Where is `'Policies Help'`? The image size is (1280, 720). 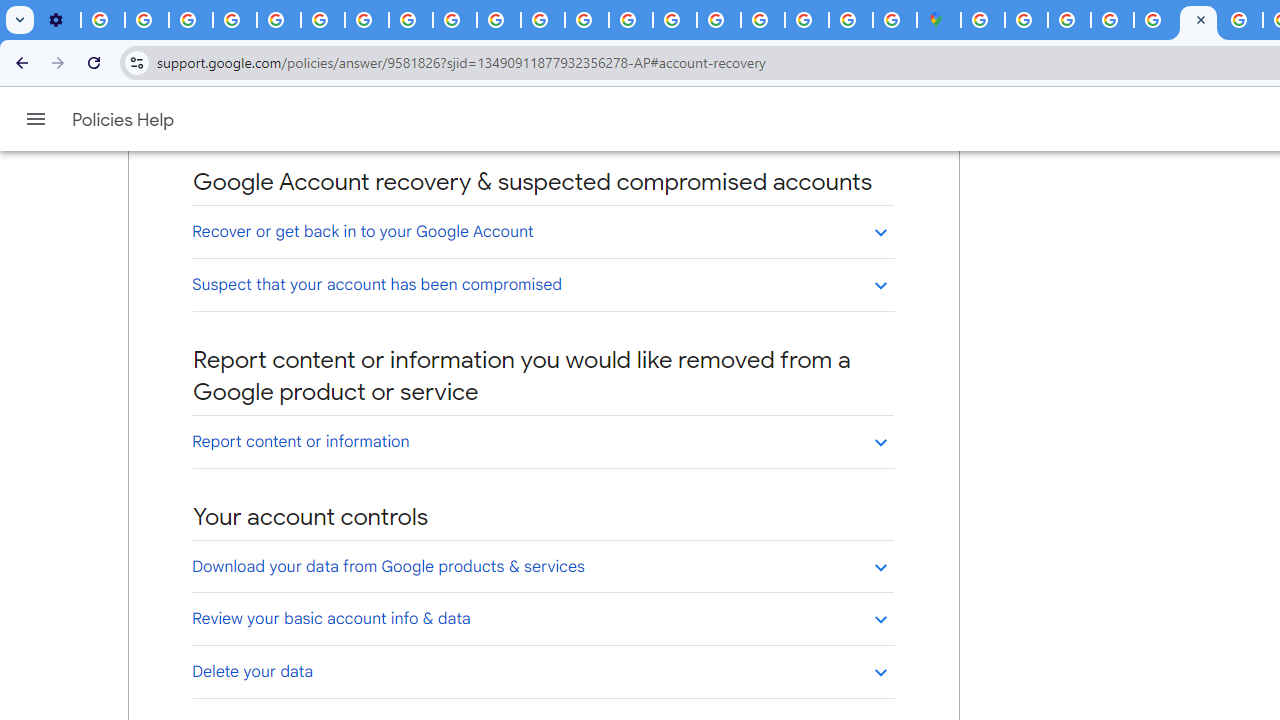
'Policies Help' is located at coordinates (123, 119).